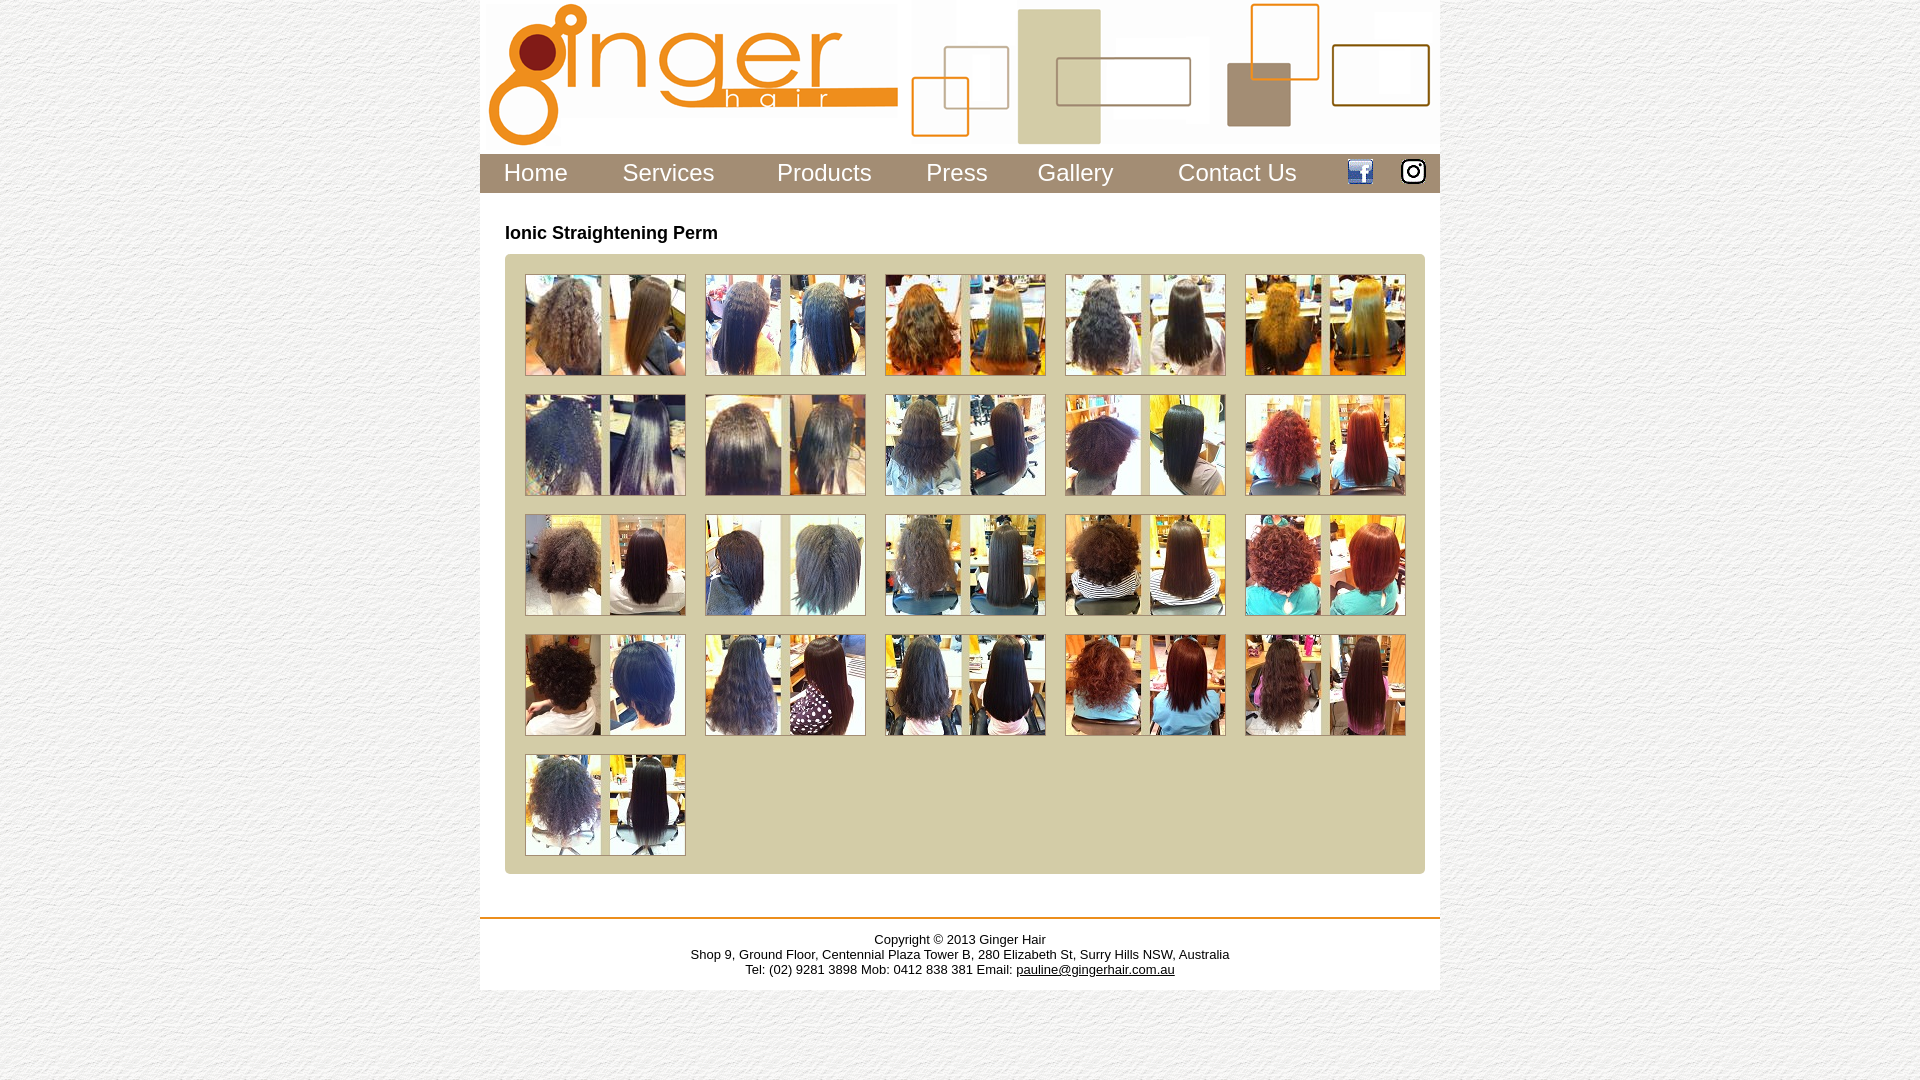 This screenshot has width=1920, height=1080. Describe the element at coordinates (955, 171) in the screenshot. I see `'Press'` at that location.